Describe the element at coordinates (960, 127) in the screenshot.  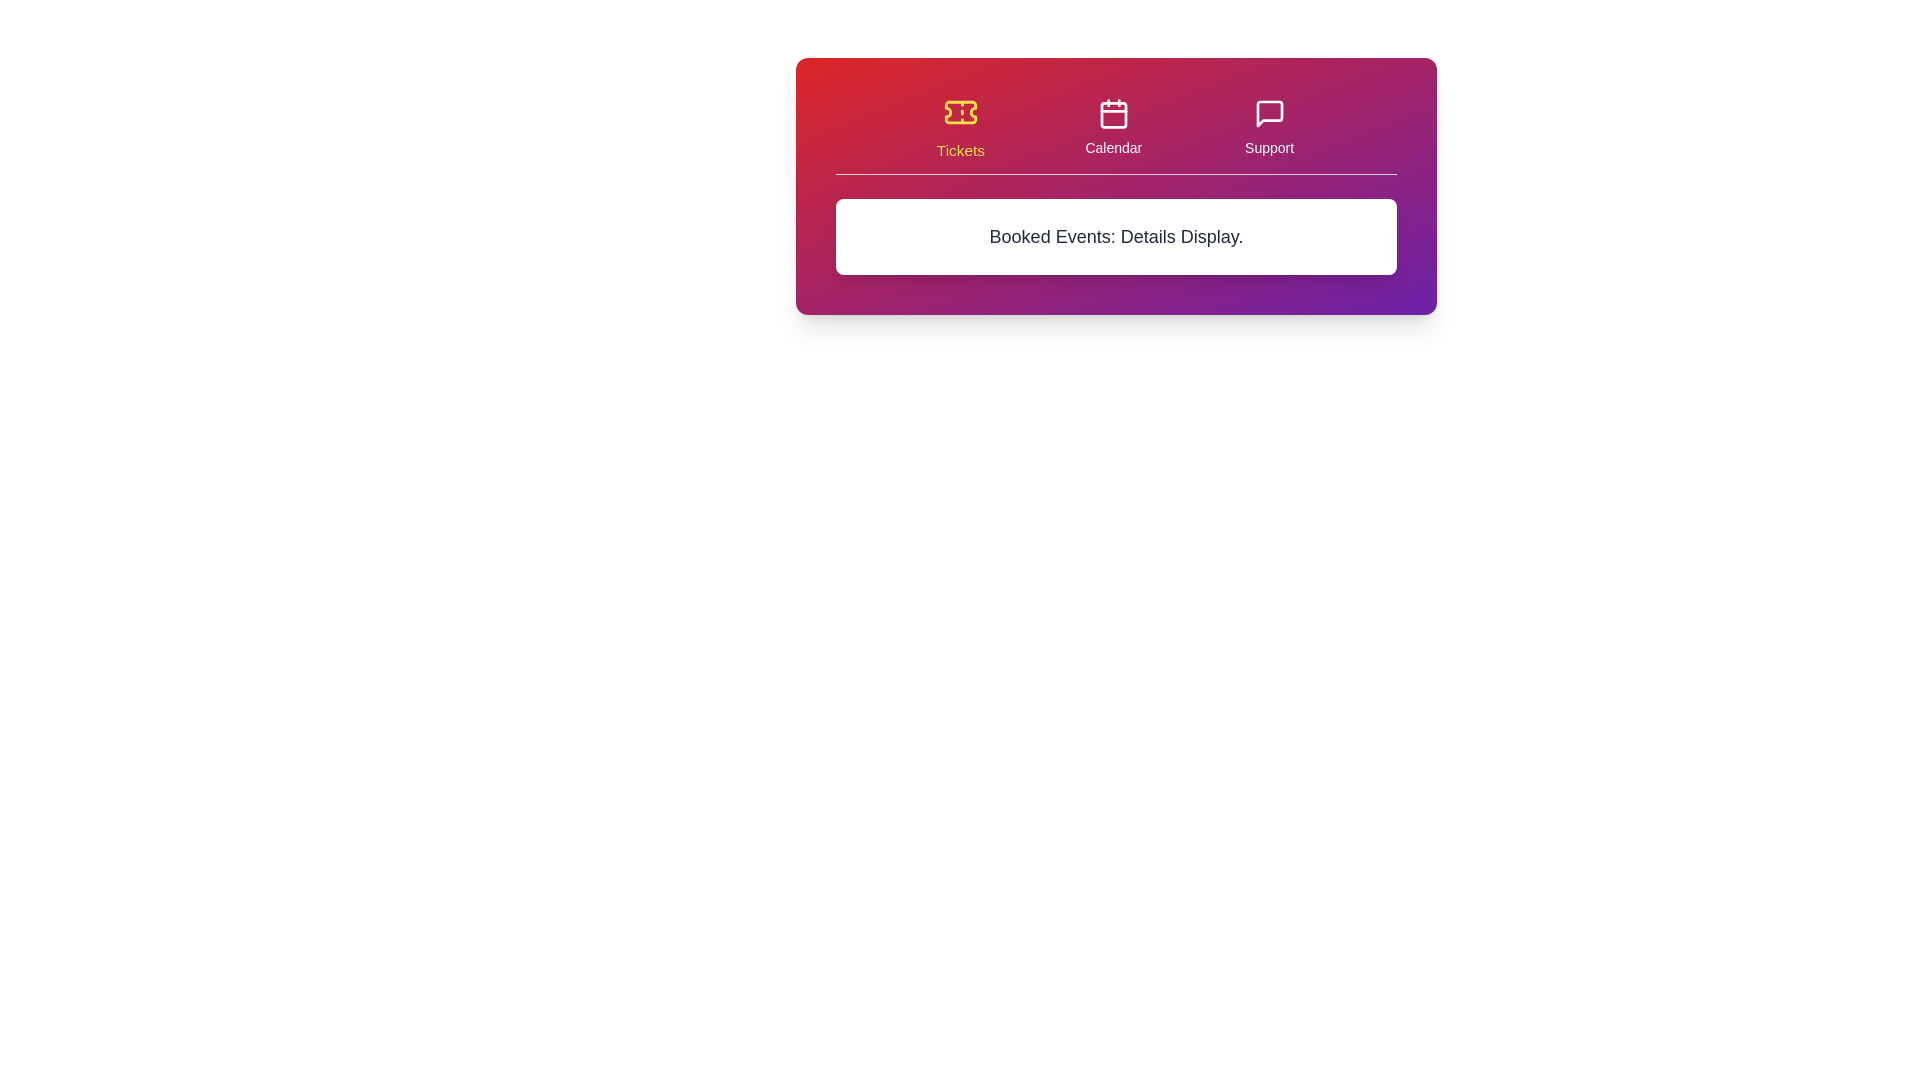
I see `the Tickets tab to switch its content` at that location.